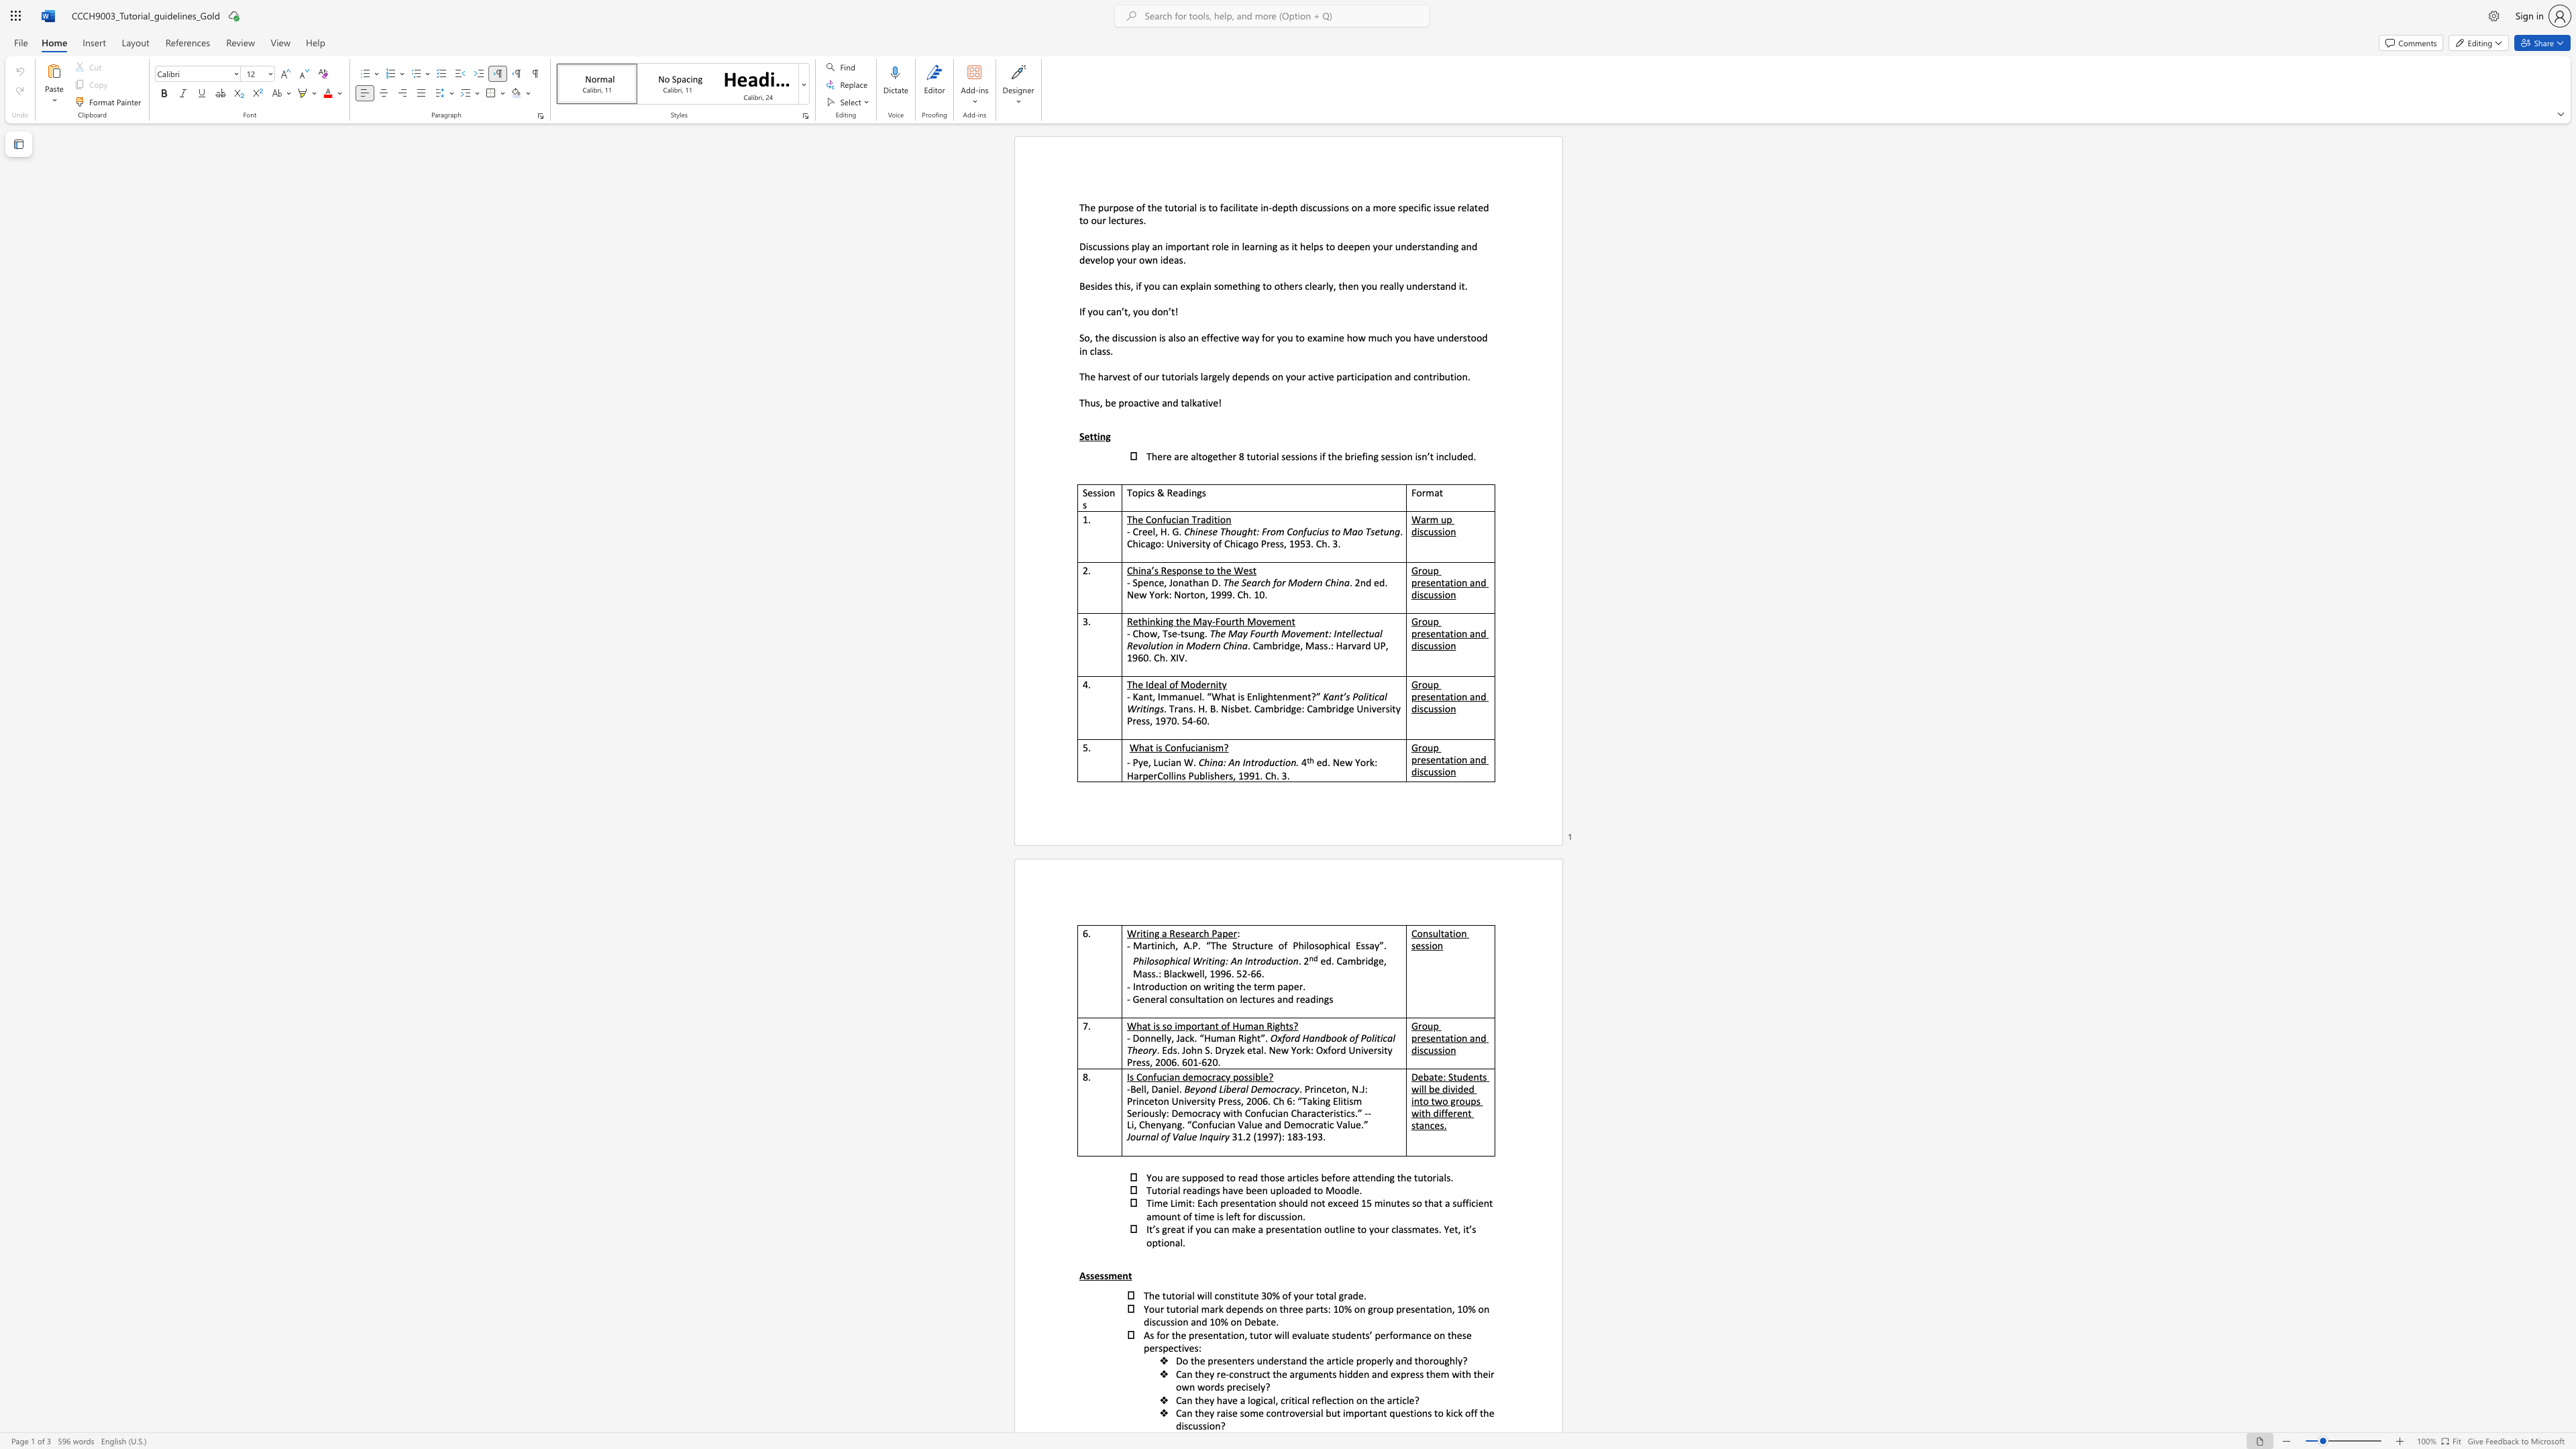 The height and width of the screenshot is (1449, 2576). Describe the element at coordinates (1242, 570) in the screenshot. I see `the subset text "est" within the text "China’s Response to the West"` at that location.